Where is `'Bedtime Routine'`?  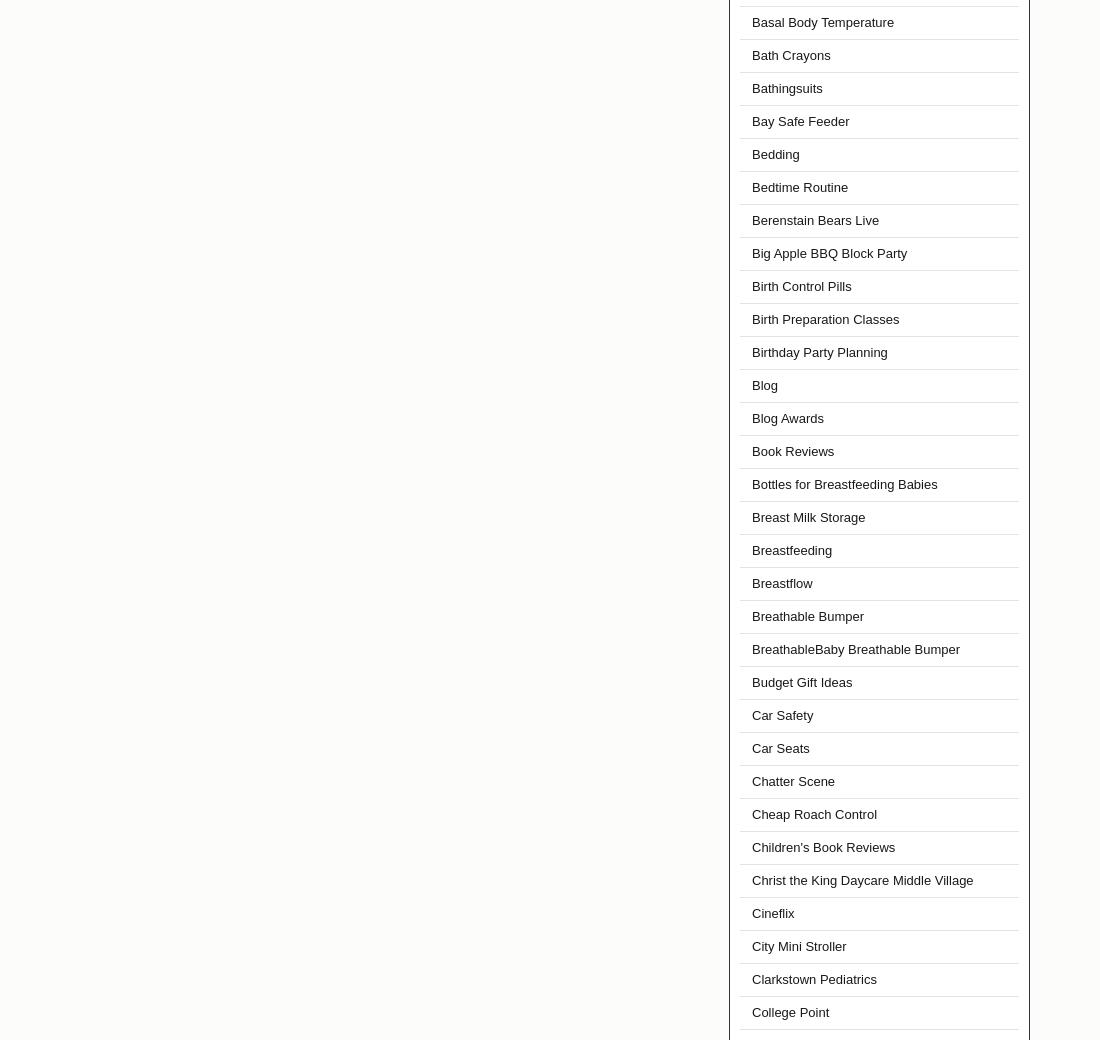 'Bedtime Routine' is located at coordinates (800, 187).